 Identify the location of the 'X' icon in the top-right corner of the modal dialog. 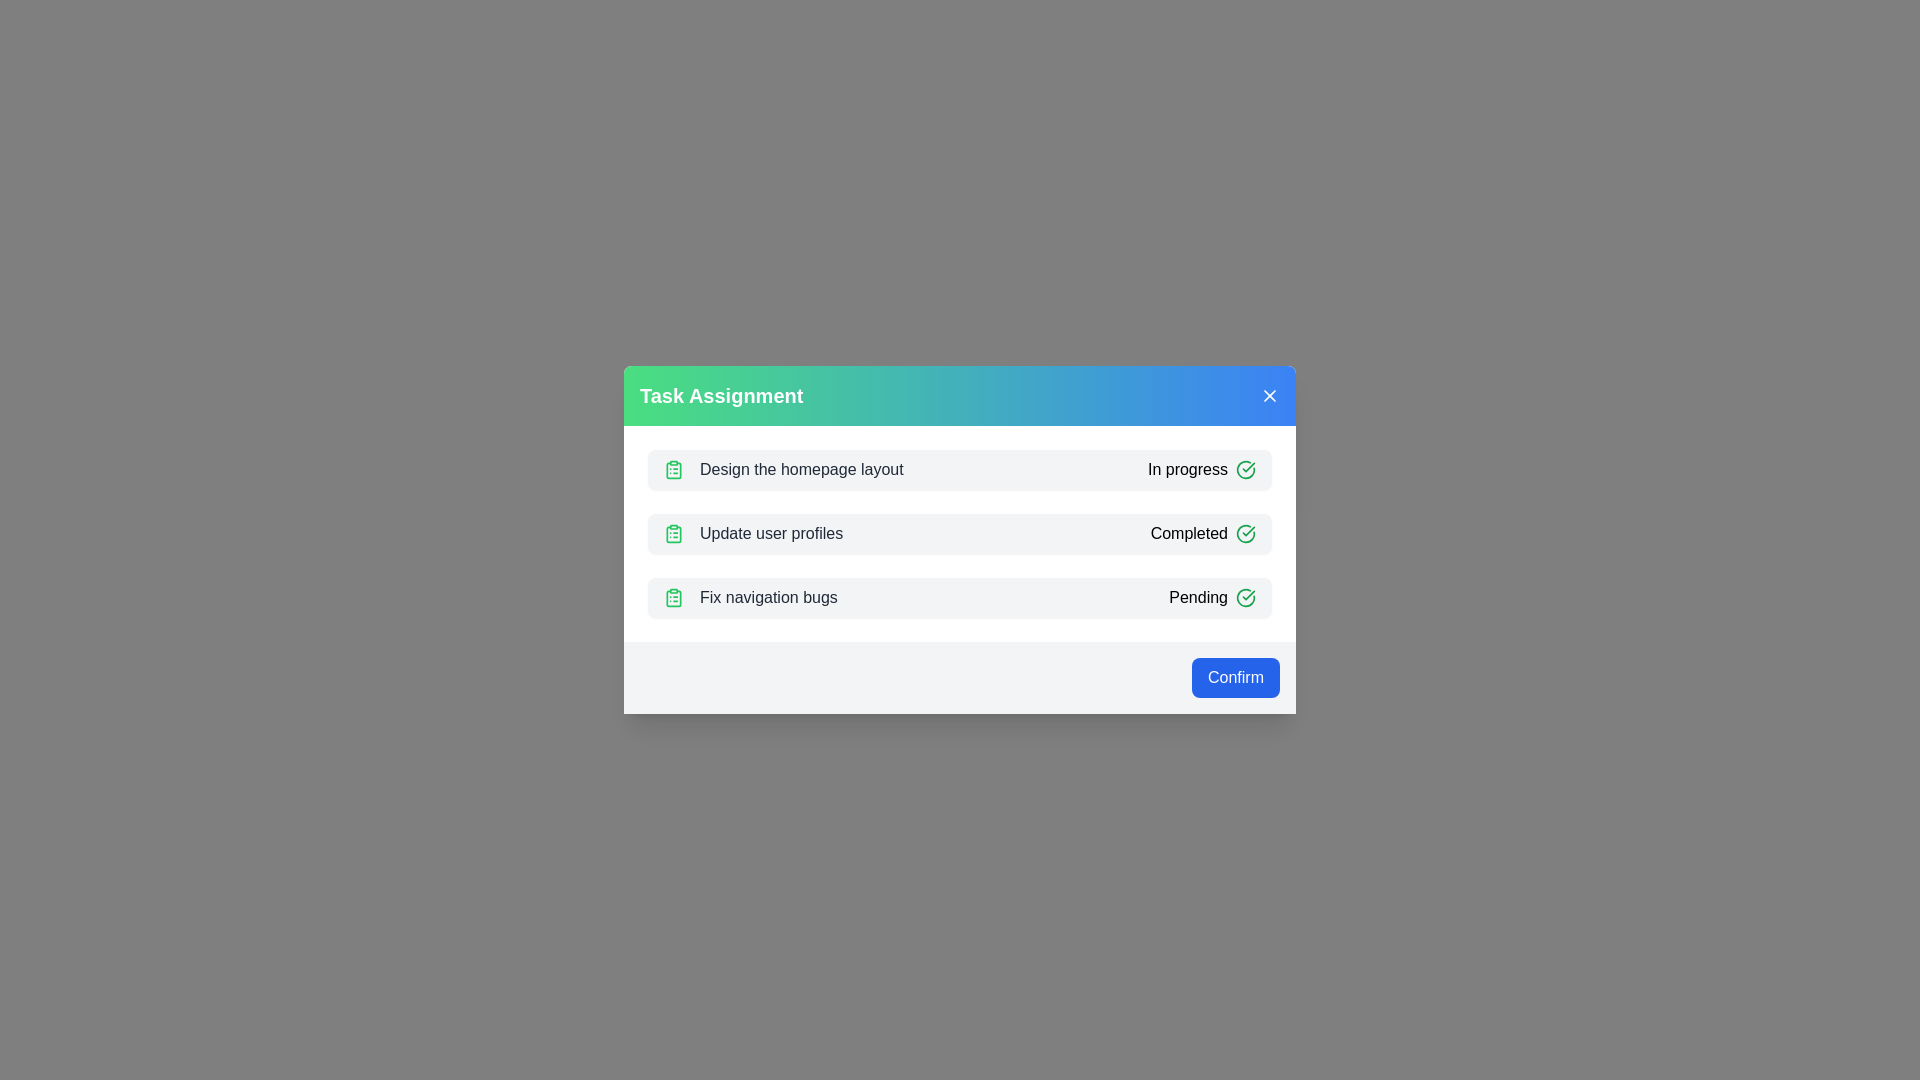
(1269, 396).